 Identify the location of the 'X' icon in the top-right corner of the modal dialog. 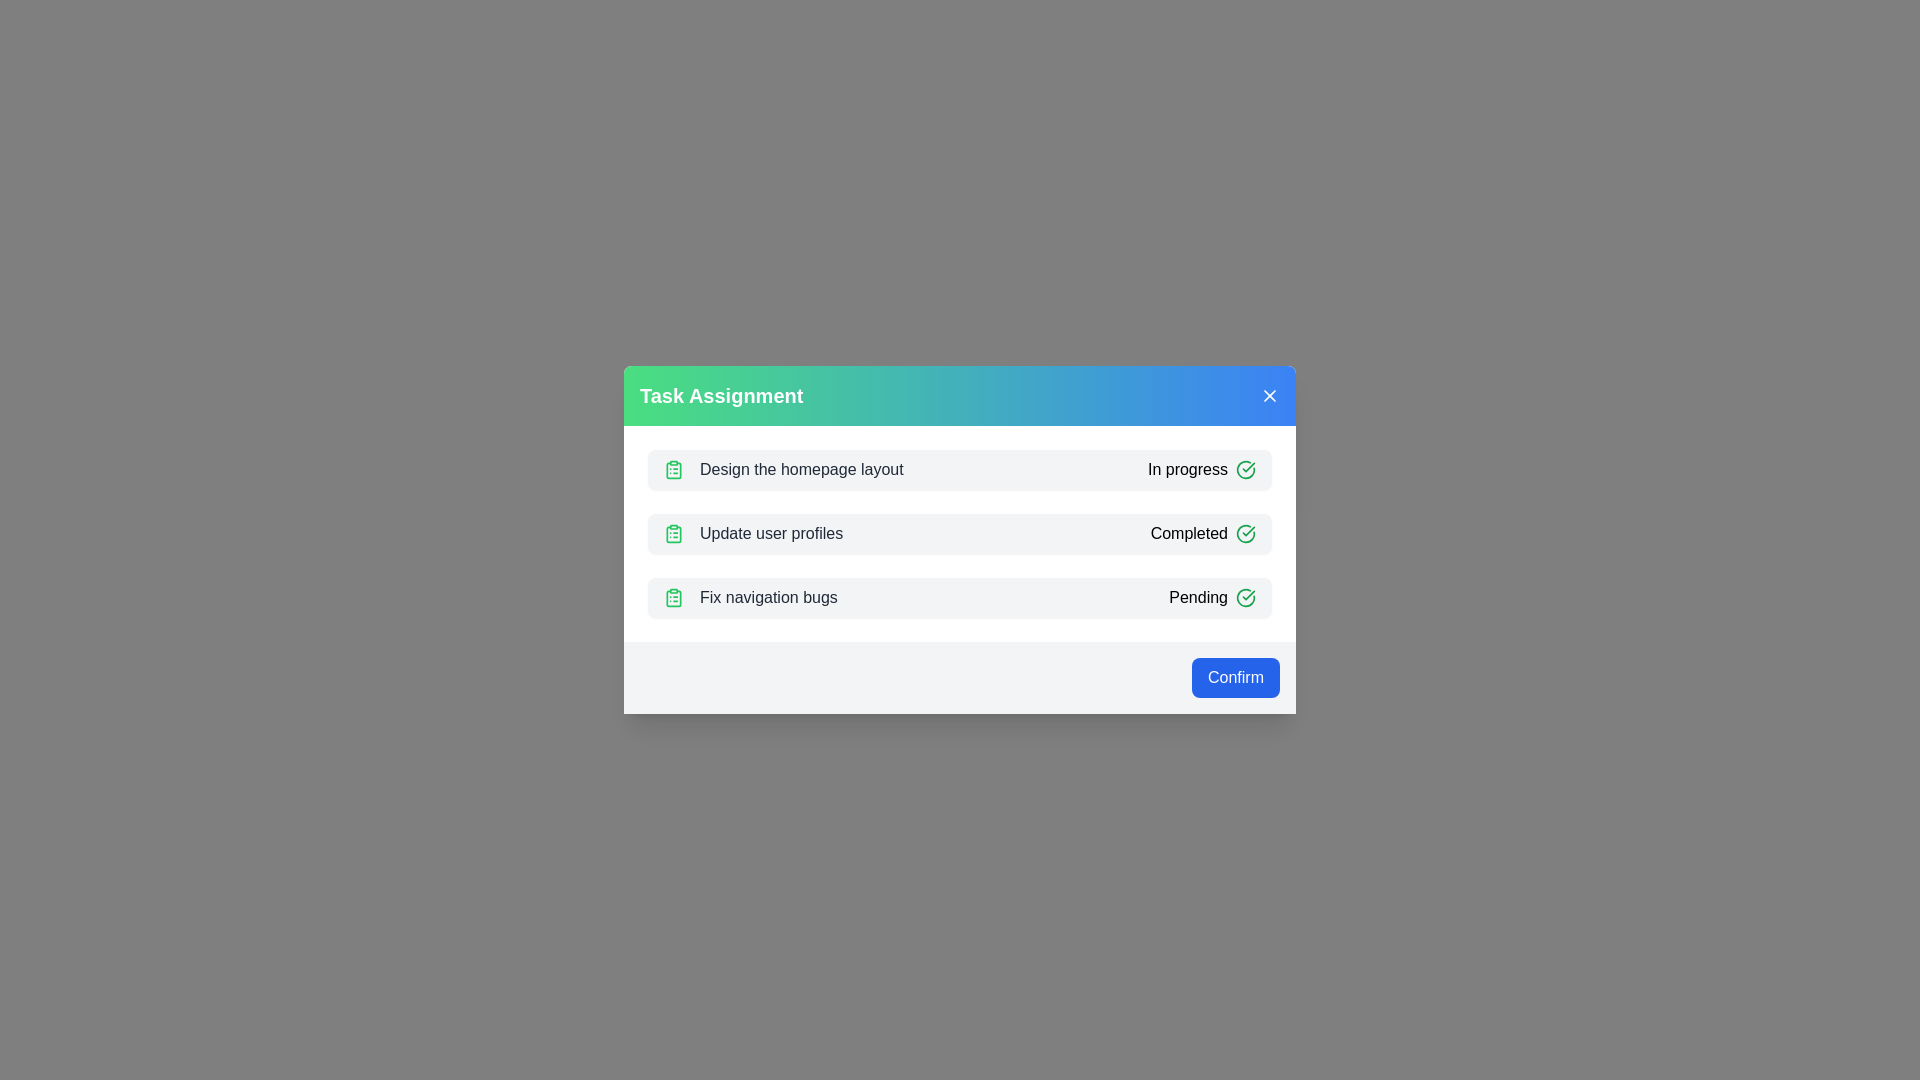
(1269, 396).